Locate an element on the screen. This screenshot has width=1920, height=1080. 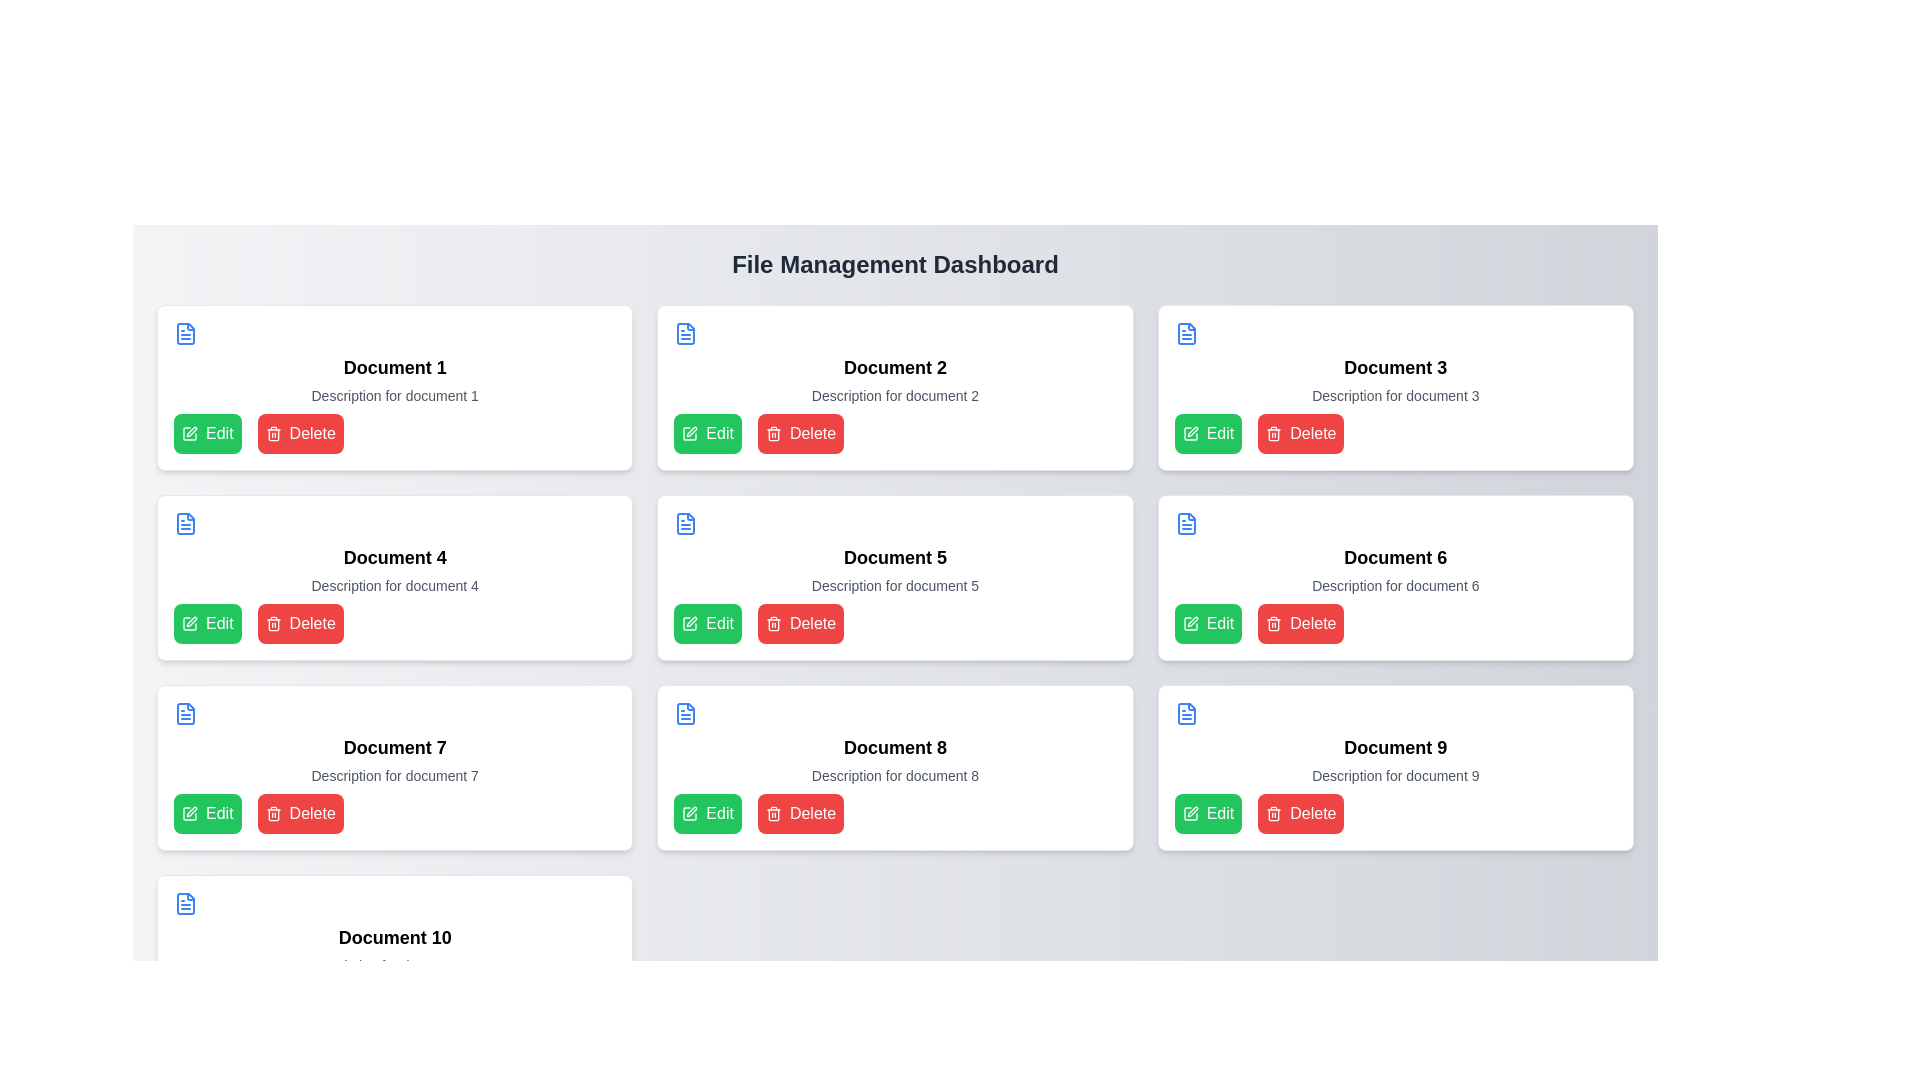
the primary rectangular body of the document icon in the card labeled 'Document 5' located in the second row, middle column of the layout is located at coordinates (686, 523).